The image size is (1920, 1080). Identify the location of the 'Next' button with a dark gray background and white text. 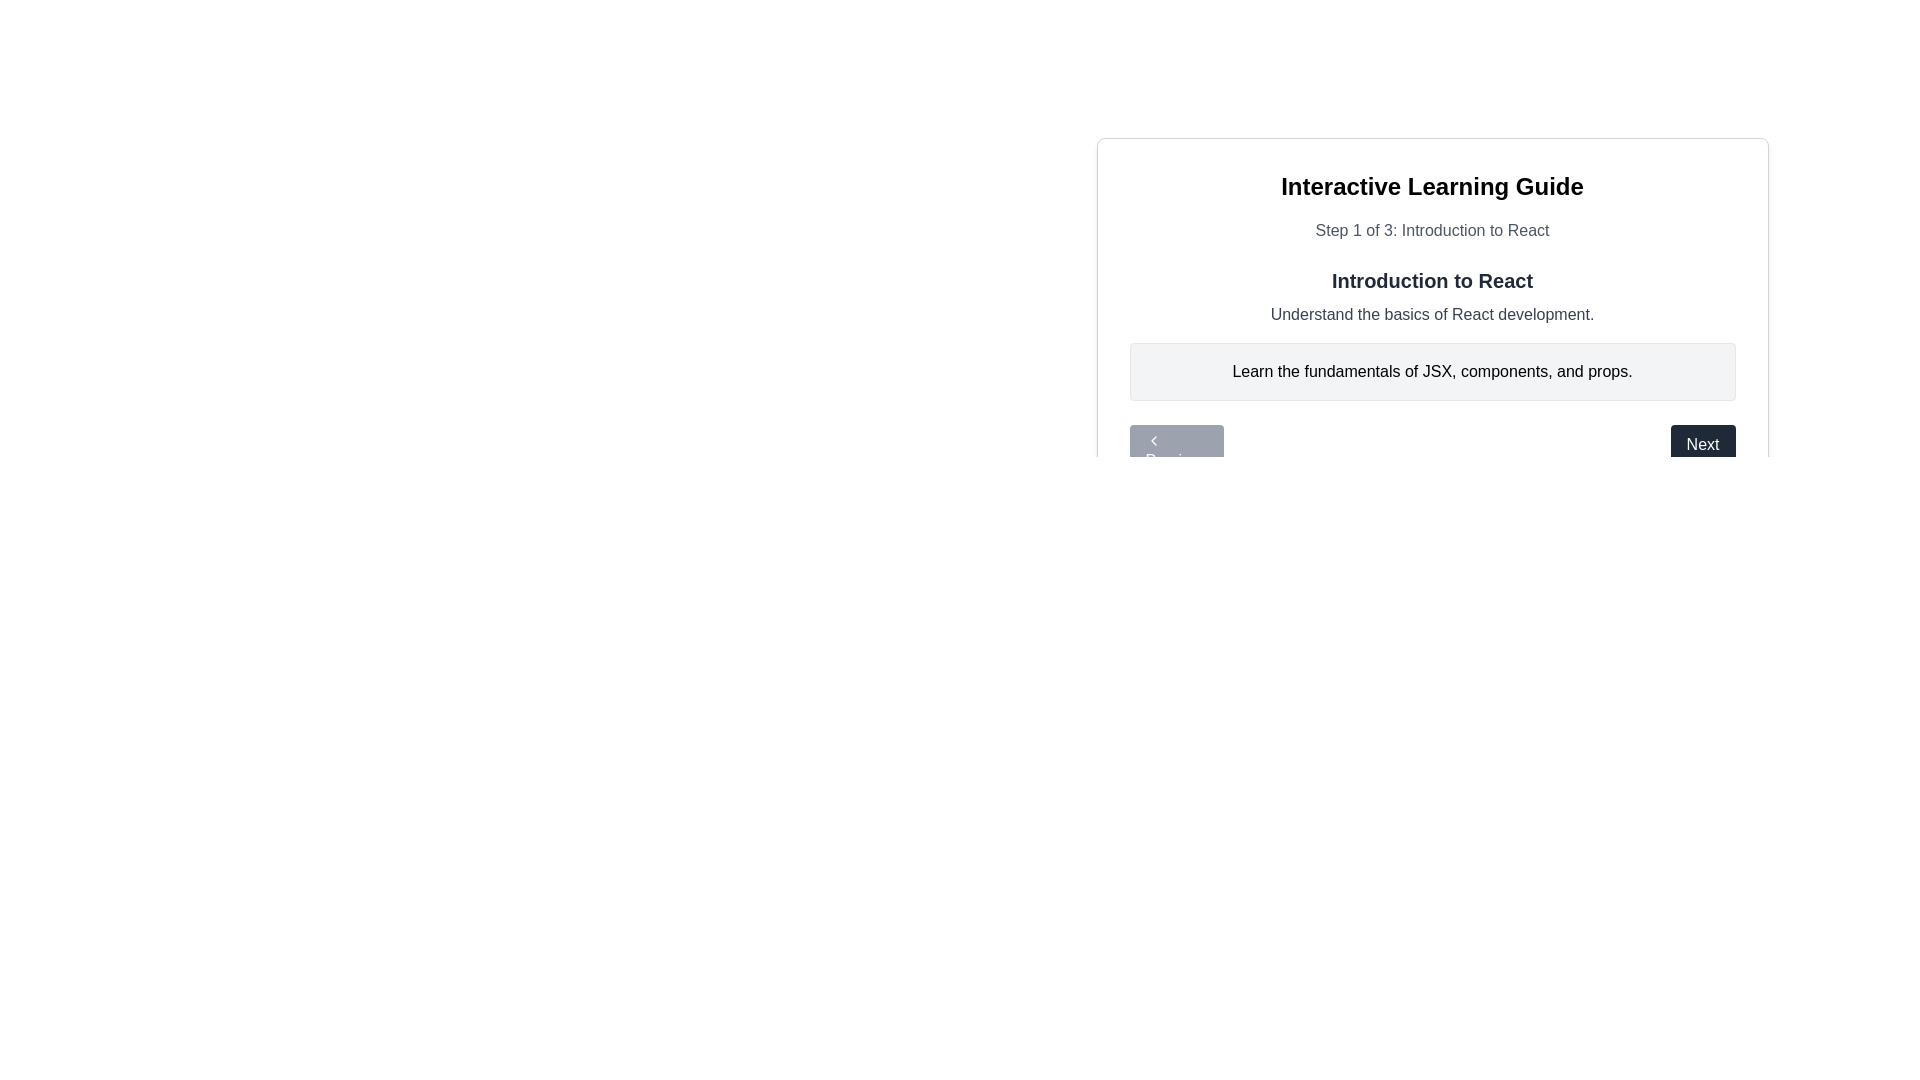
(1702, 452).